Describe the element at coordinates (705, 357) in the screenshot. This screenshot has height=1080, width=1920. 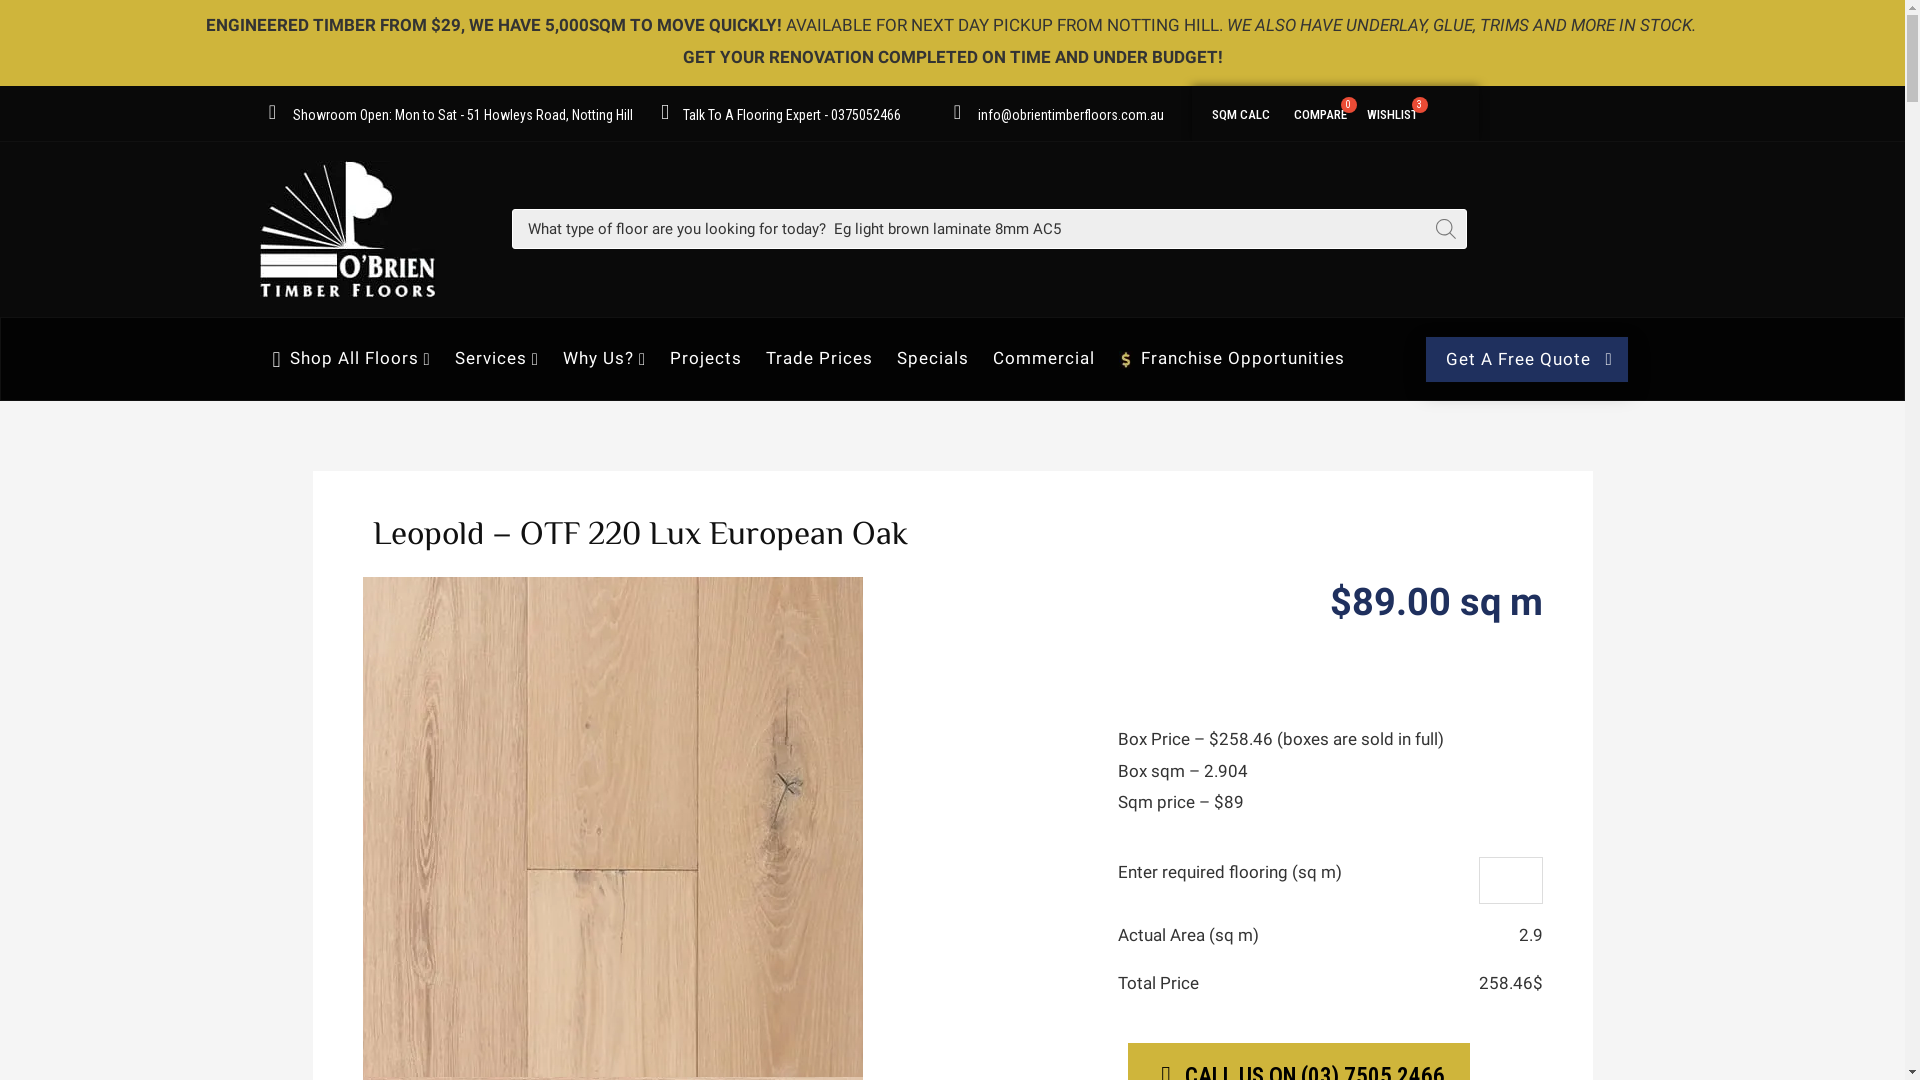
I see `'Projects'` at that location.